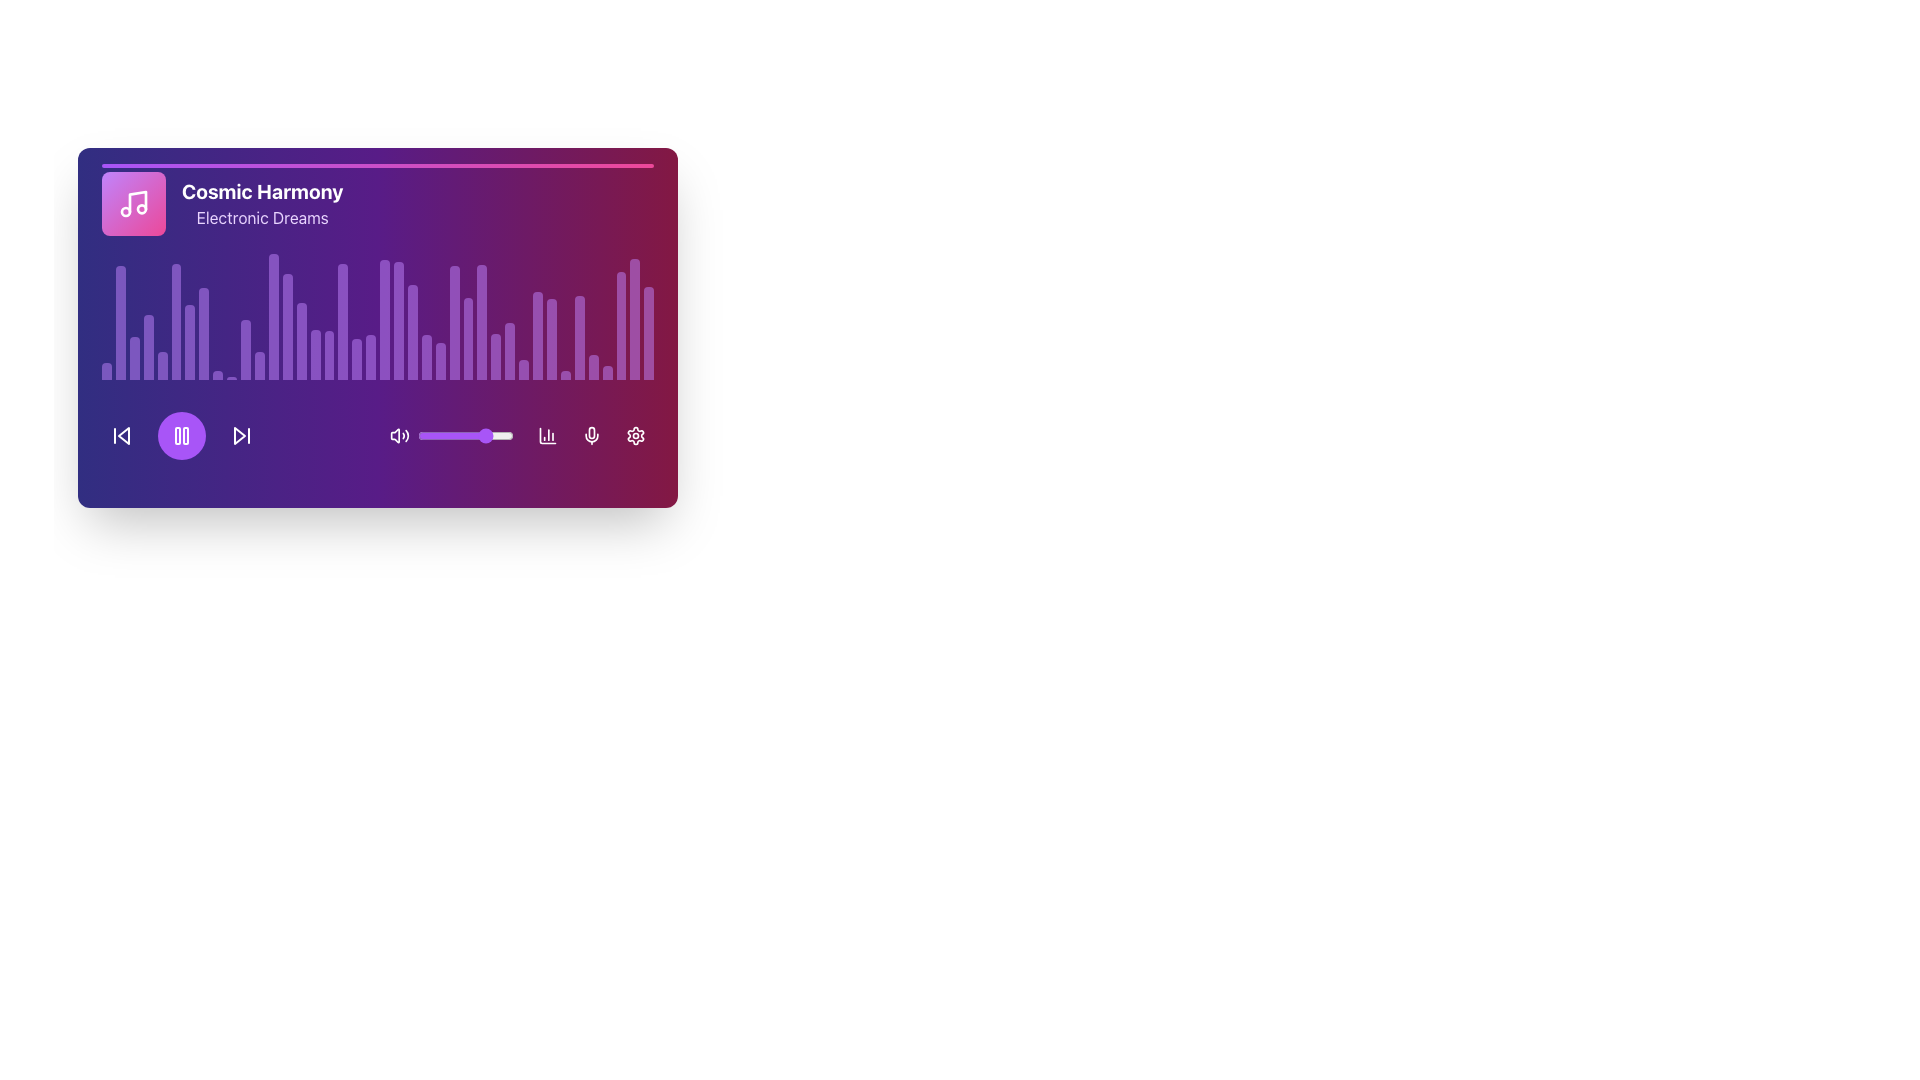 This screenshot has width=1920, height=1080. I want to click on the Back Skip icon, which is a triangular shape located in the bottom left section of the music player interface, so click(123, 434).